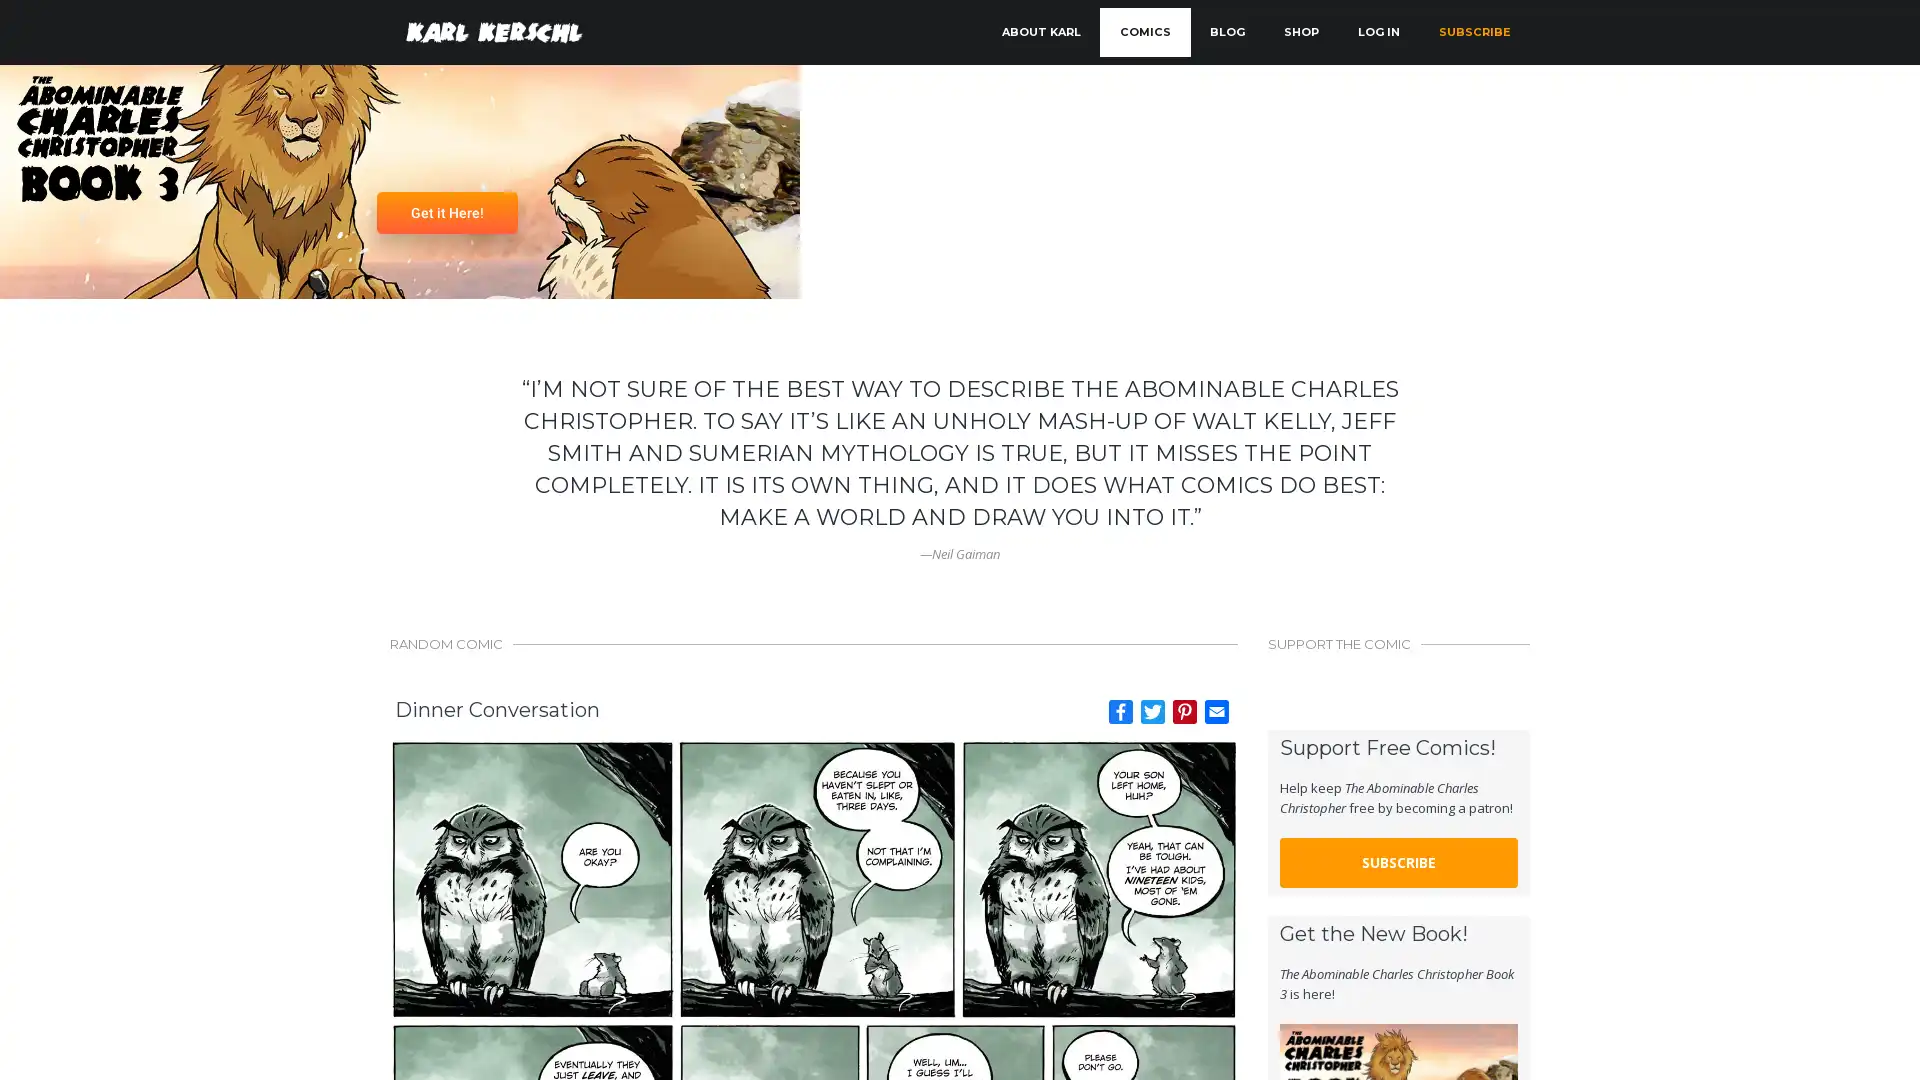  I want to click on SUBSCRIBE, so click(1397, 929).